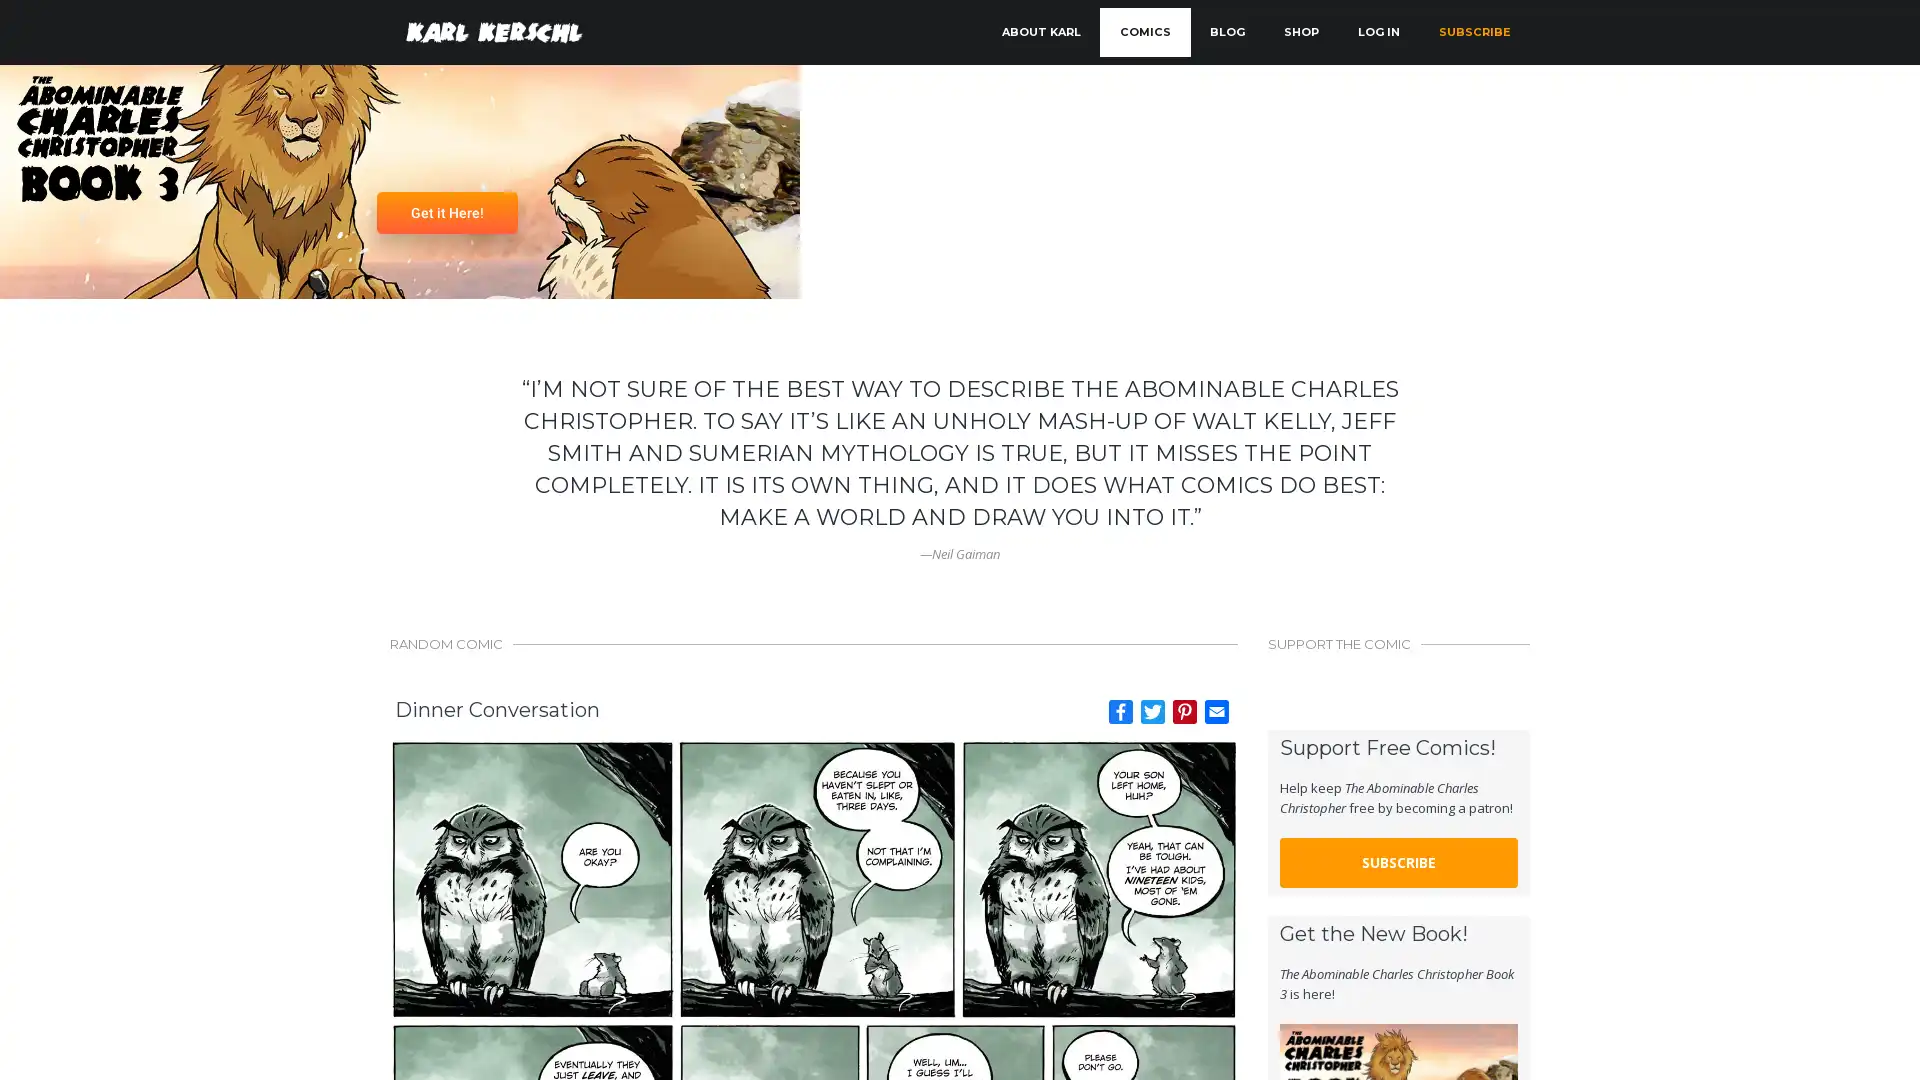  I want to click on SUBSCRIBE, so click(1397, 929).